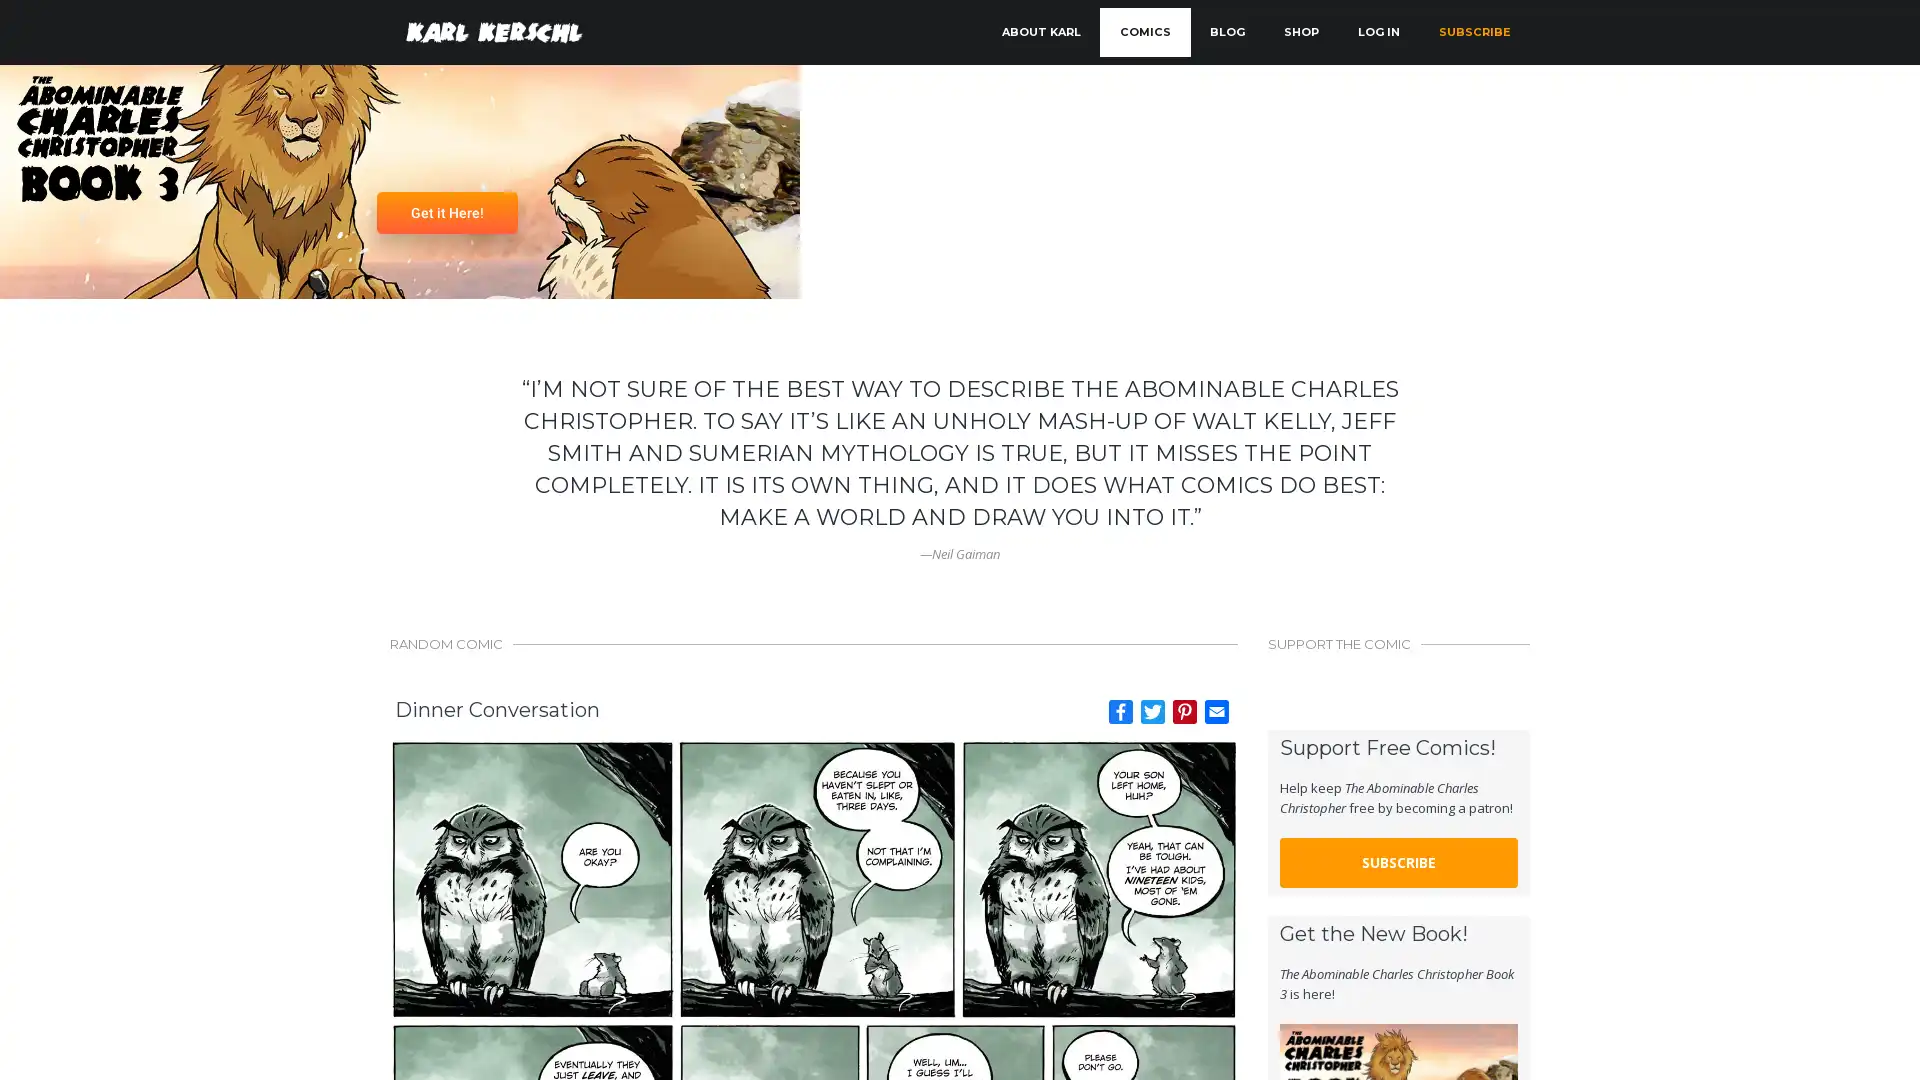  I want to click on SUBSCRIBE, so click(1397, 929).